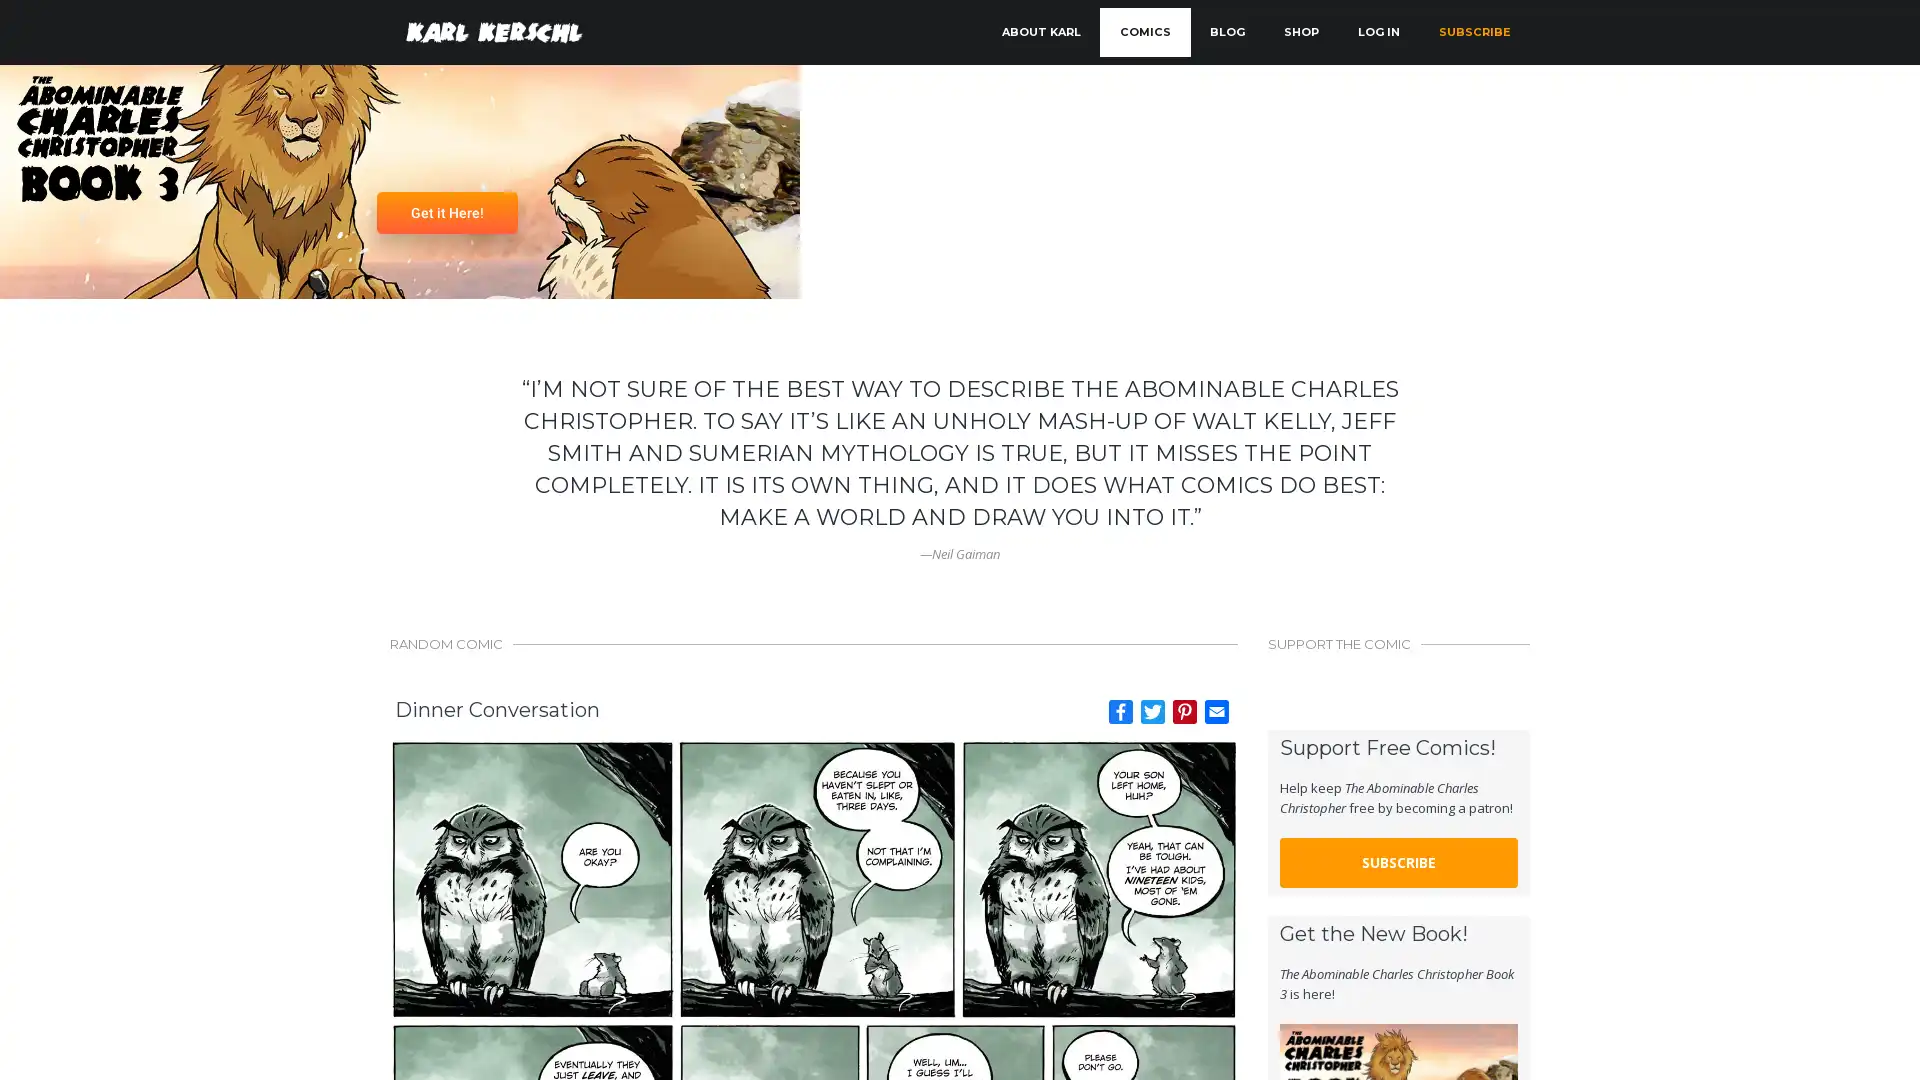  I want to click on SUBSCRIBE, so click(1397, 929).